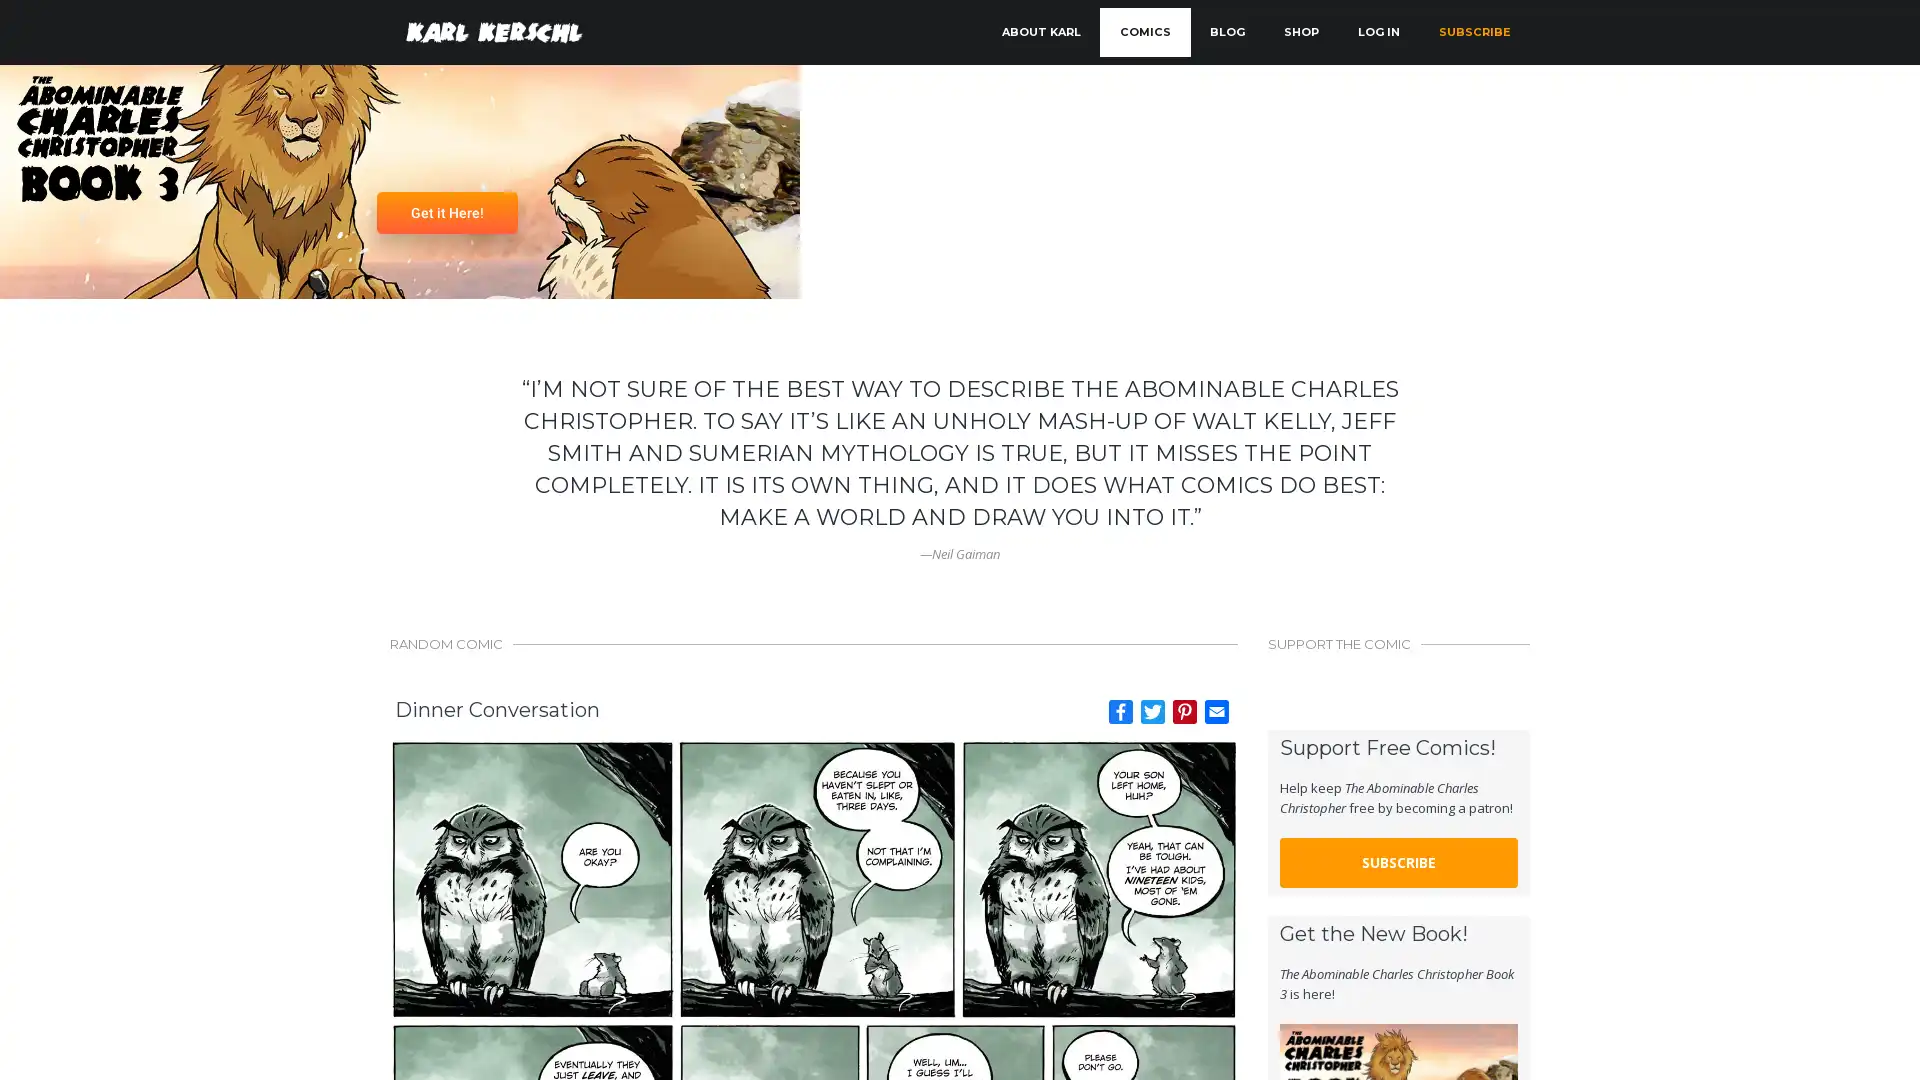  I want to click on SUBSCRIBE, so click(1397, 929).